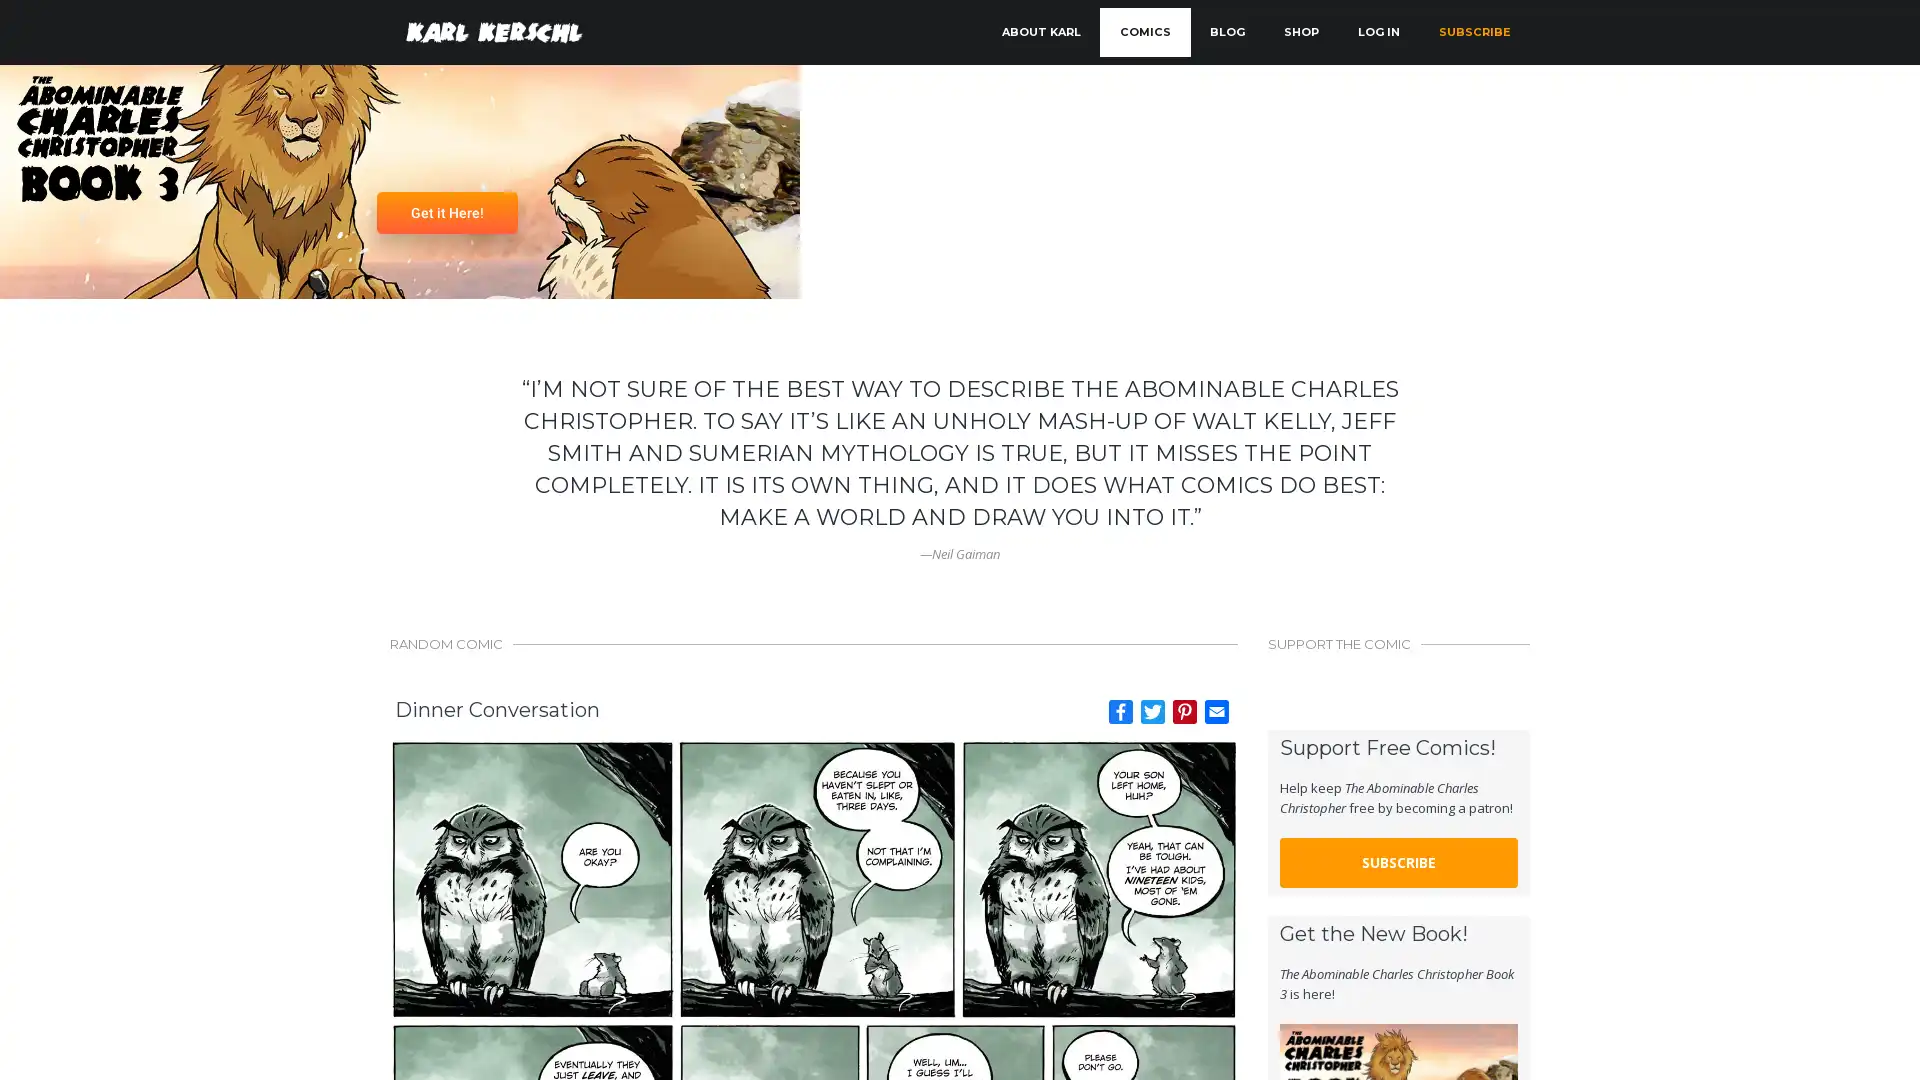  I want to click on SUBSCRIBE, so click(1397, 929).